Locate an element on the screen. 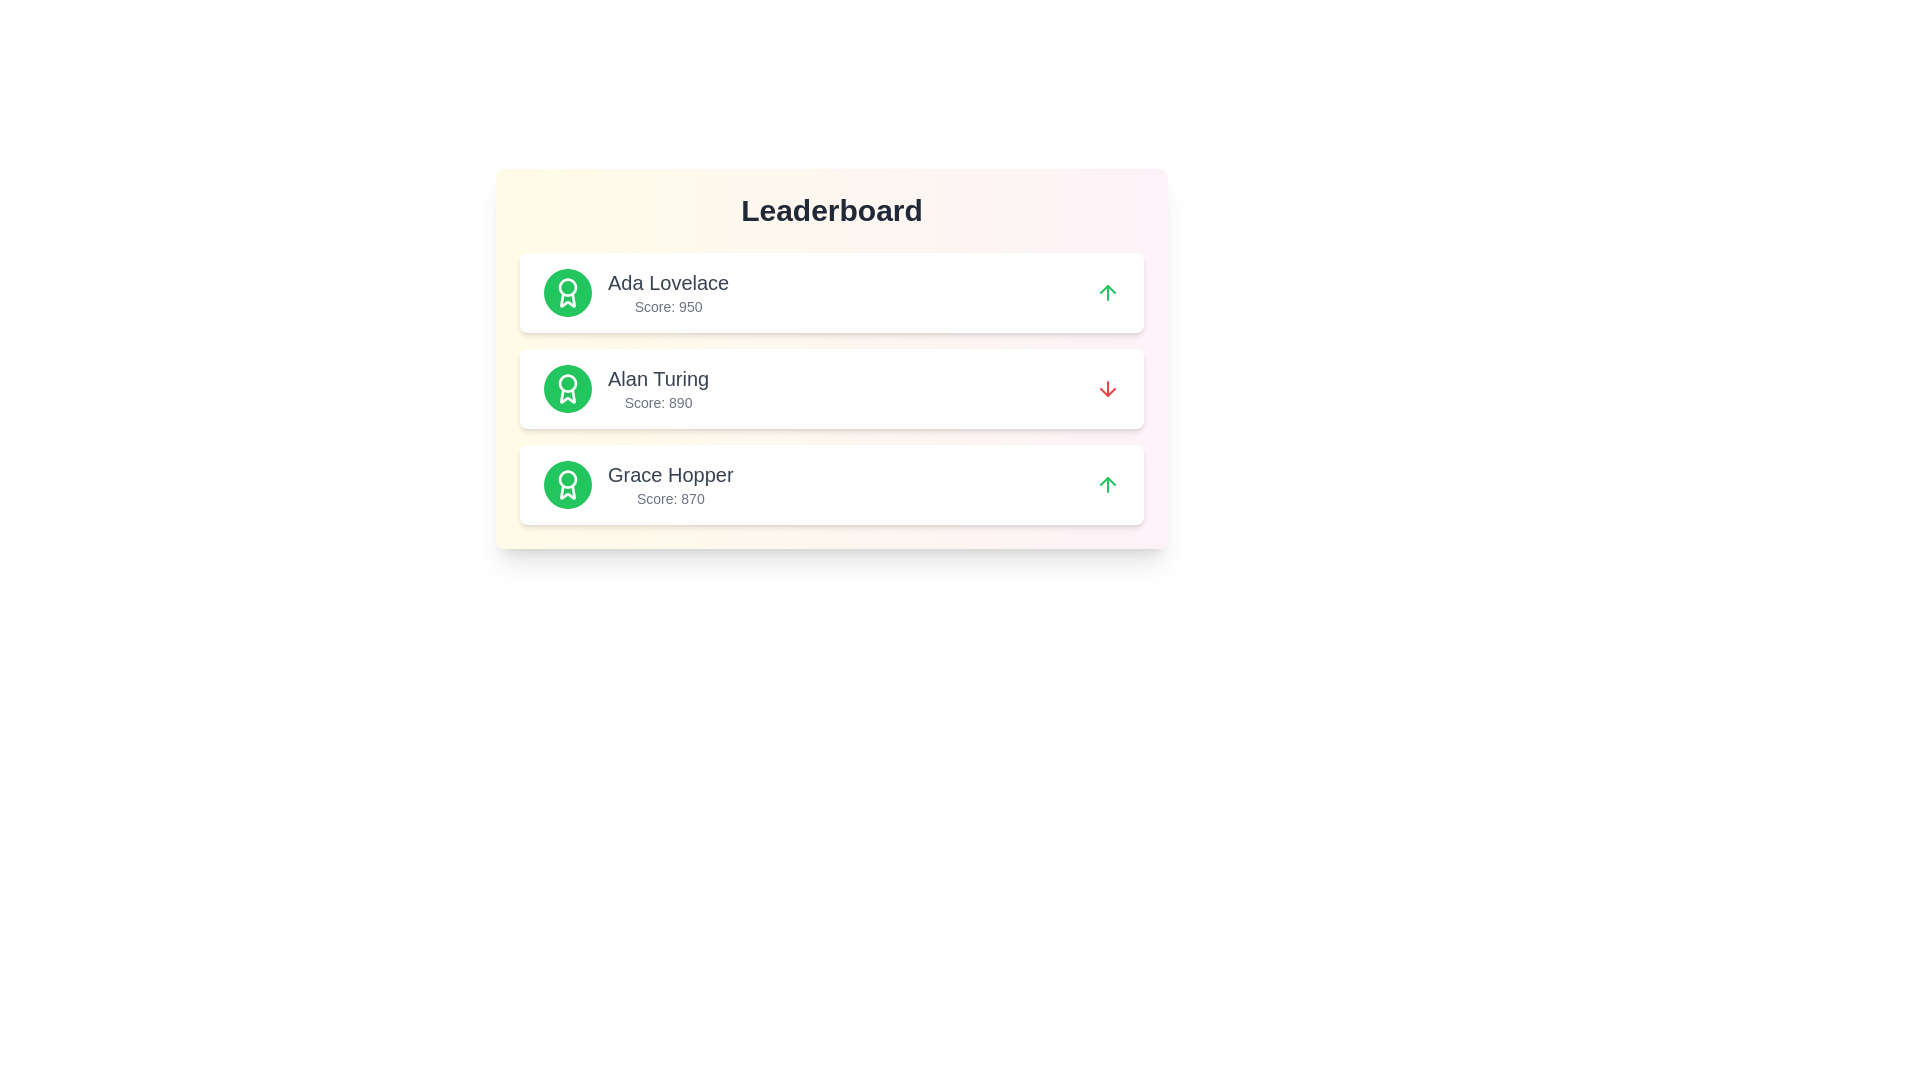 This screenshot has height=1080, width=1920. the text of the leaderboard entry for Ada Lovelace is located at coordinates (831, 293).